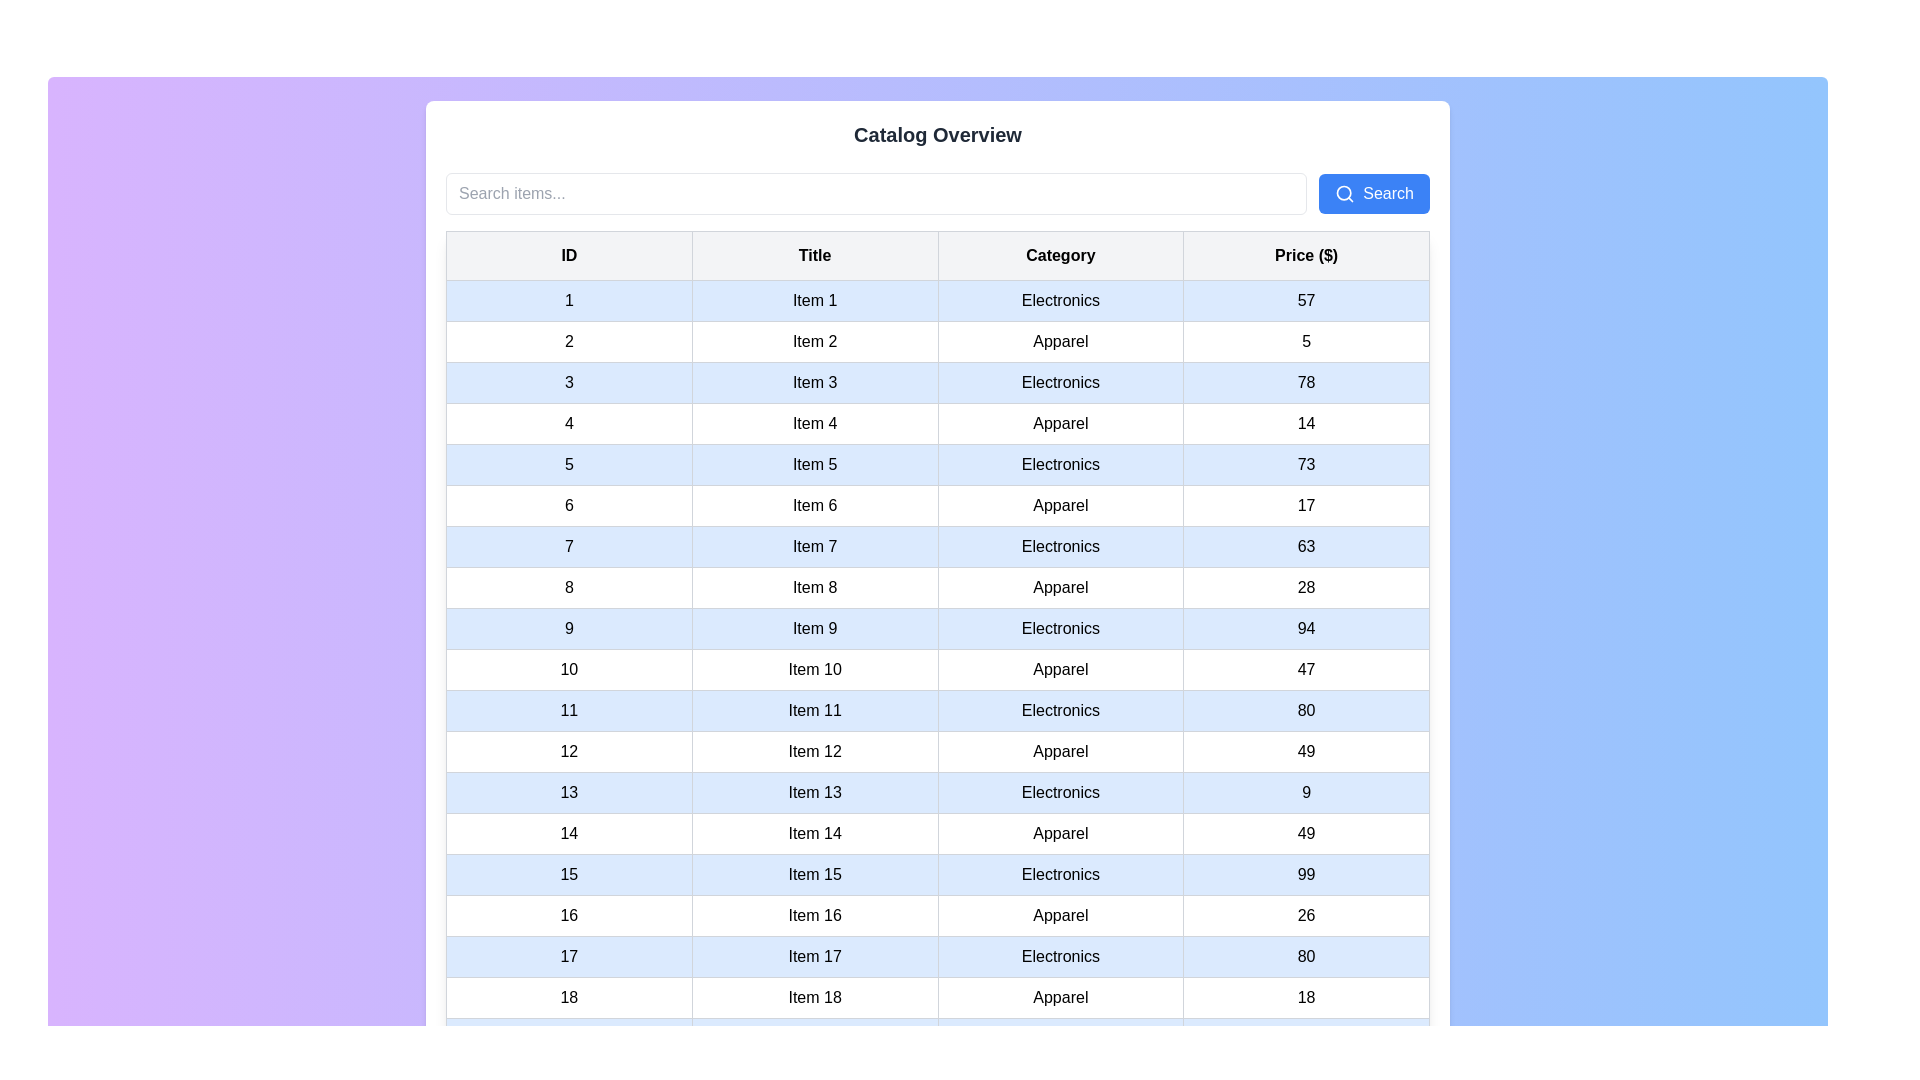  What do you see at coordinates (1373, 193) in the screenshot?
I see `the blue 'Search' button with white text` at bounding box center [1373, 193].